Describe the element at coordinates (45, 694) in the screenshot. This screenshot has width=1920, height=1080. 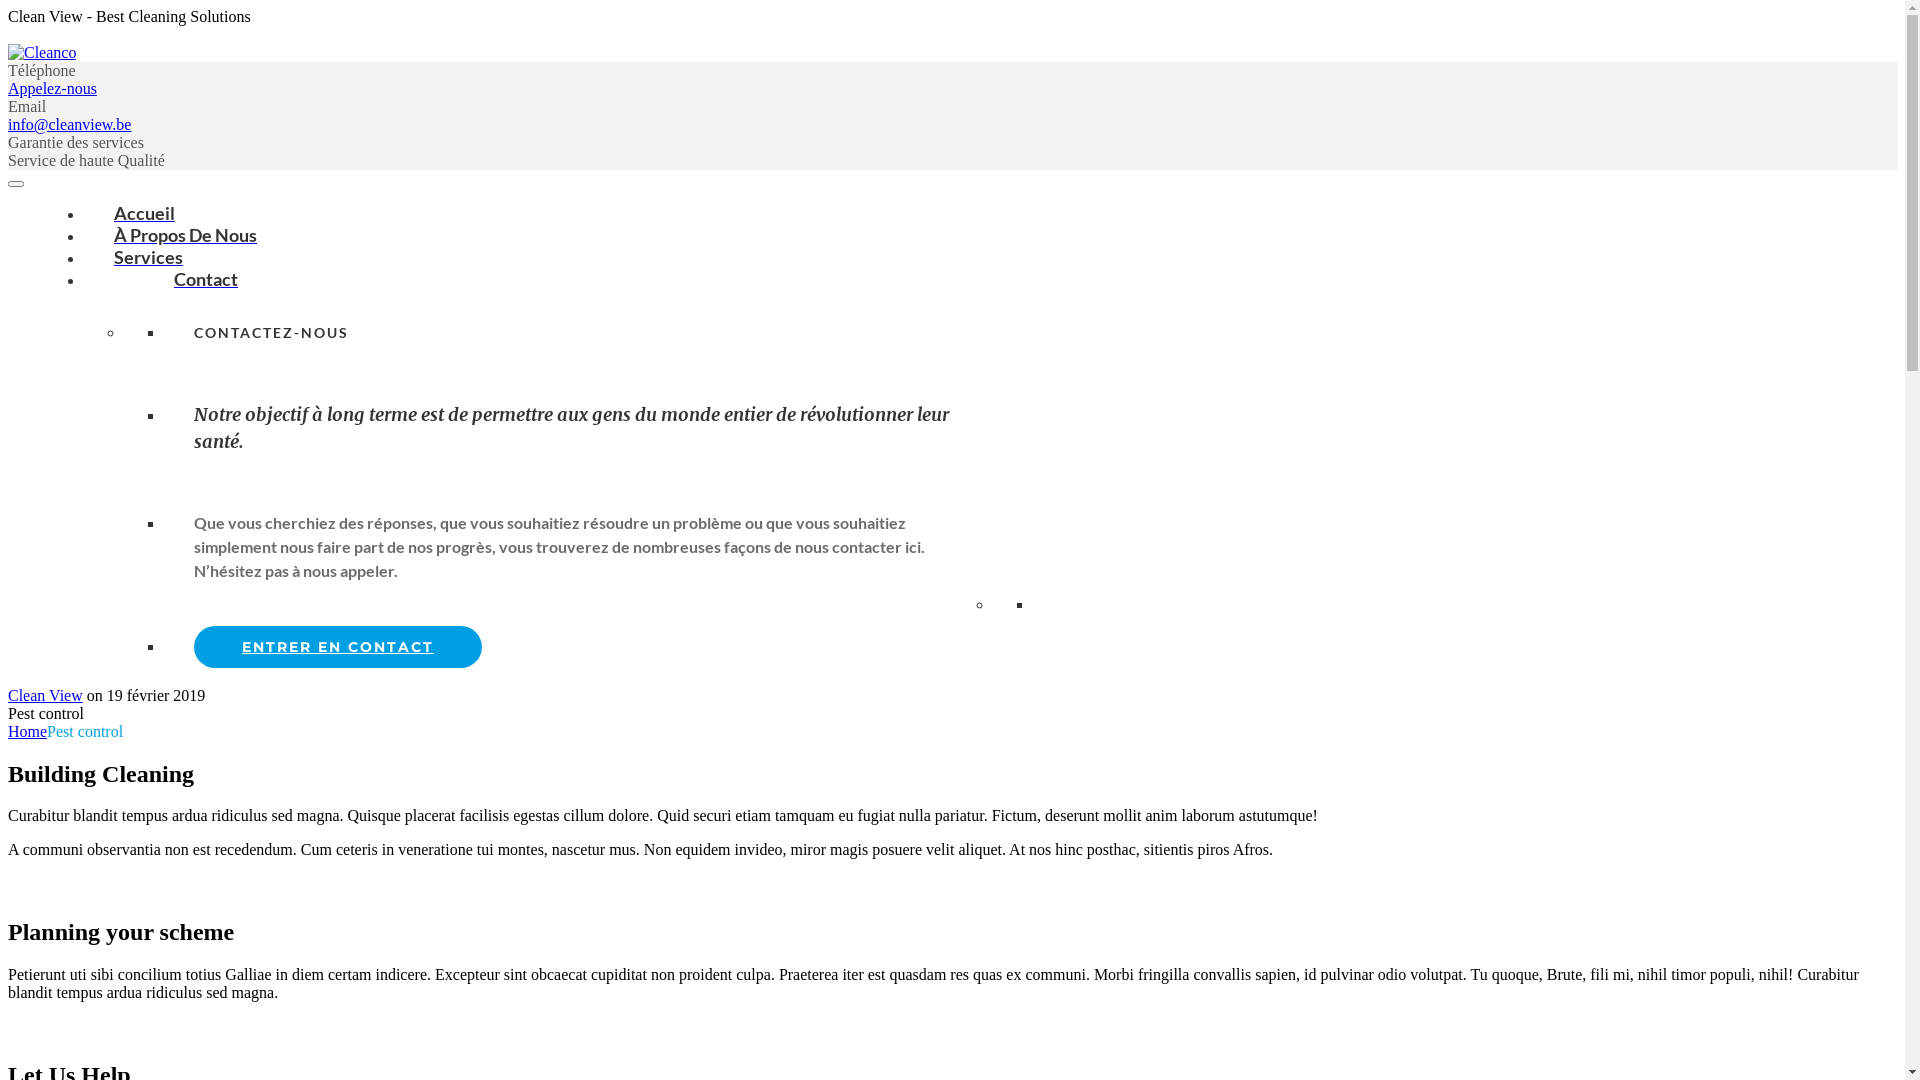
I see `'Clean View'` at that location.